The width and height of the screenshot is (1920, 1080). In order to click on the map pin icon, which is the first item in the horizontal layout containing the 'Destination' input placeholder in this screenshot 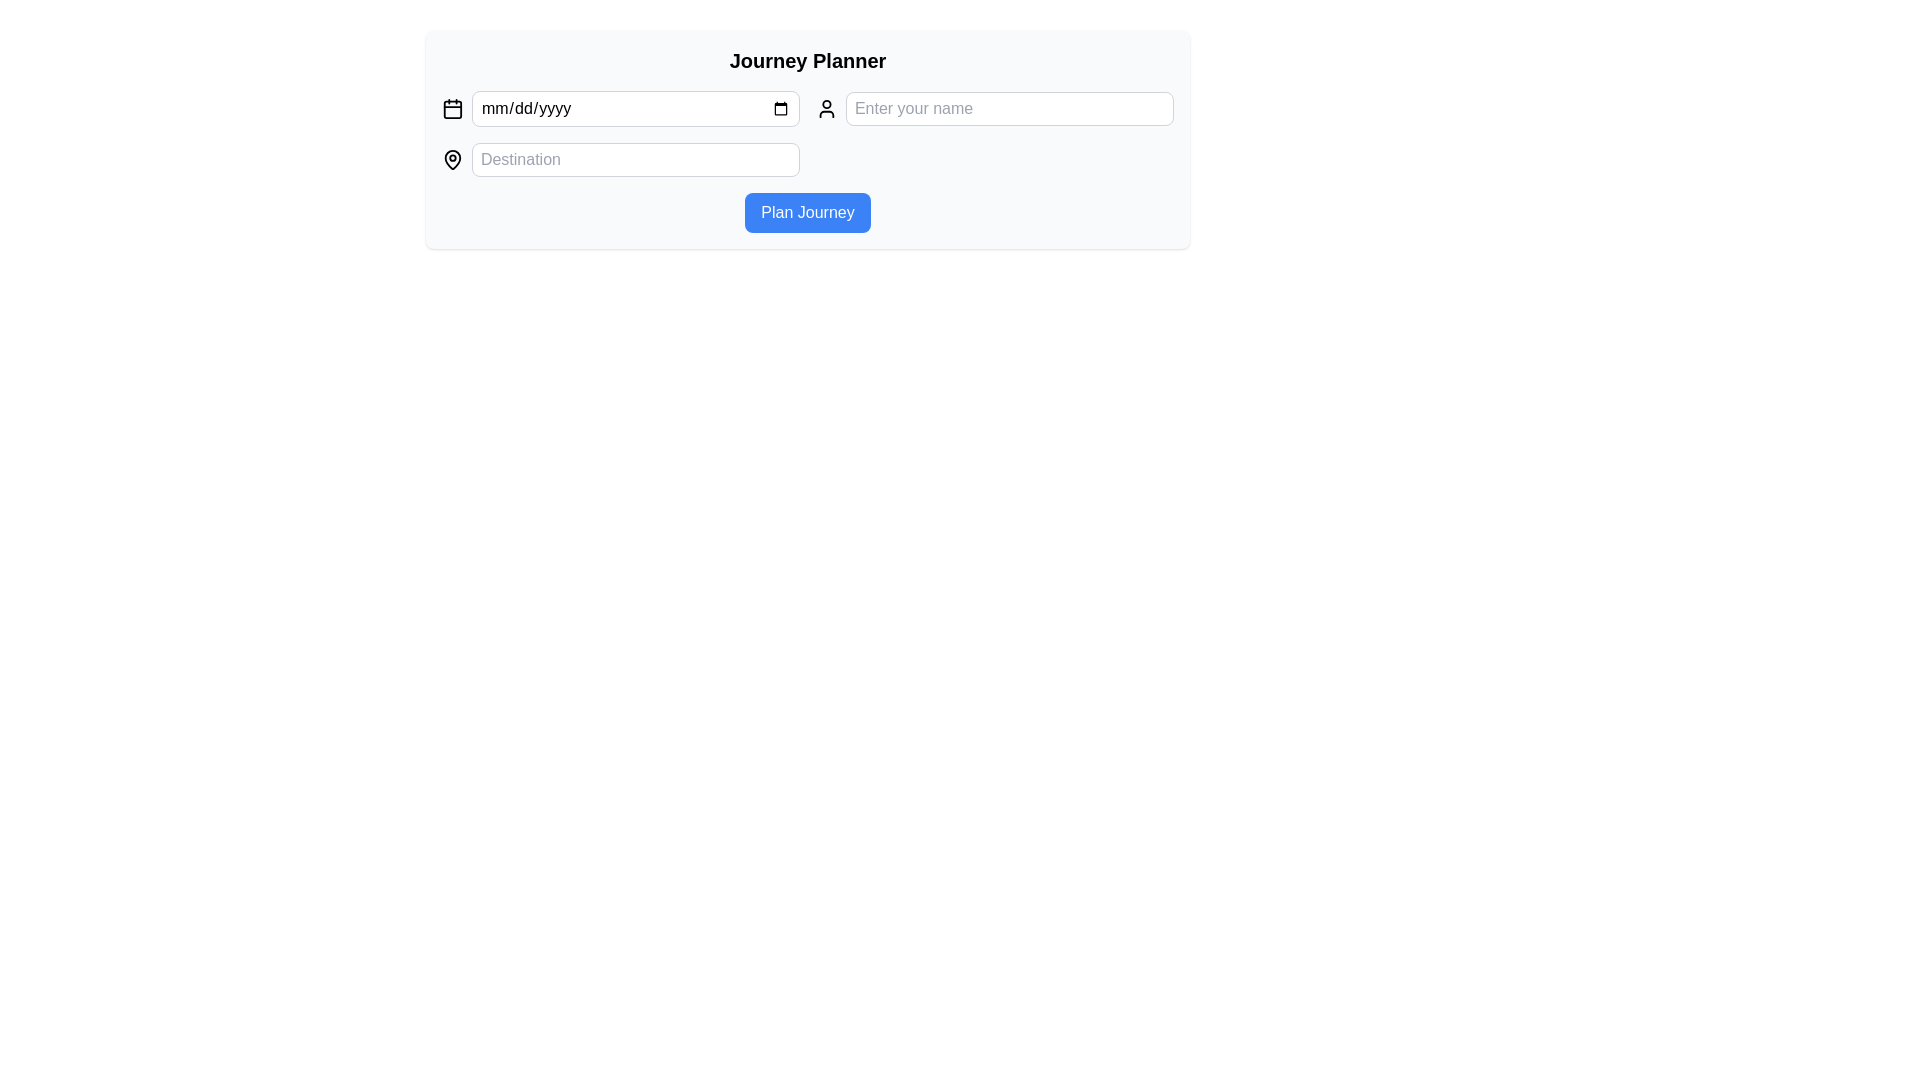, I will do `click(451, 158)`.